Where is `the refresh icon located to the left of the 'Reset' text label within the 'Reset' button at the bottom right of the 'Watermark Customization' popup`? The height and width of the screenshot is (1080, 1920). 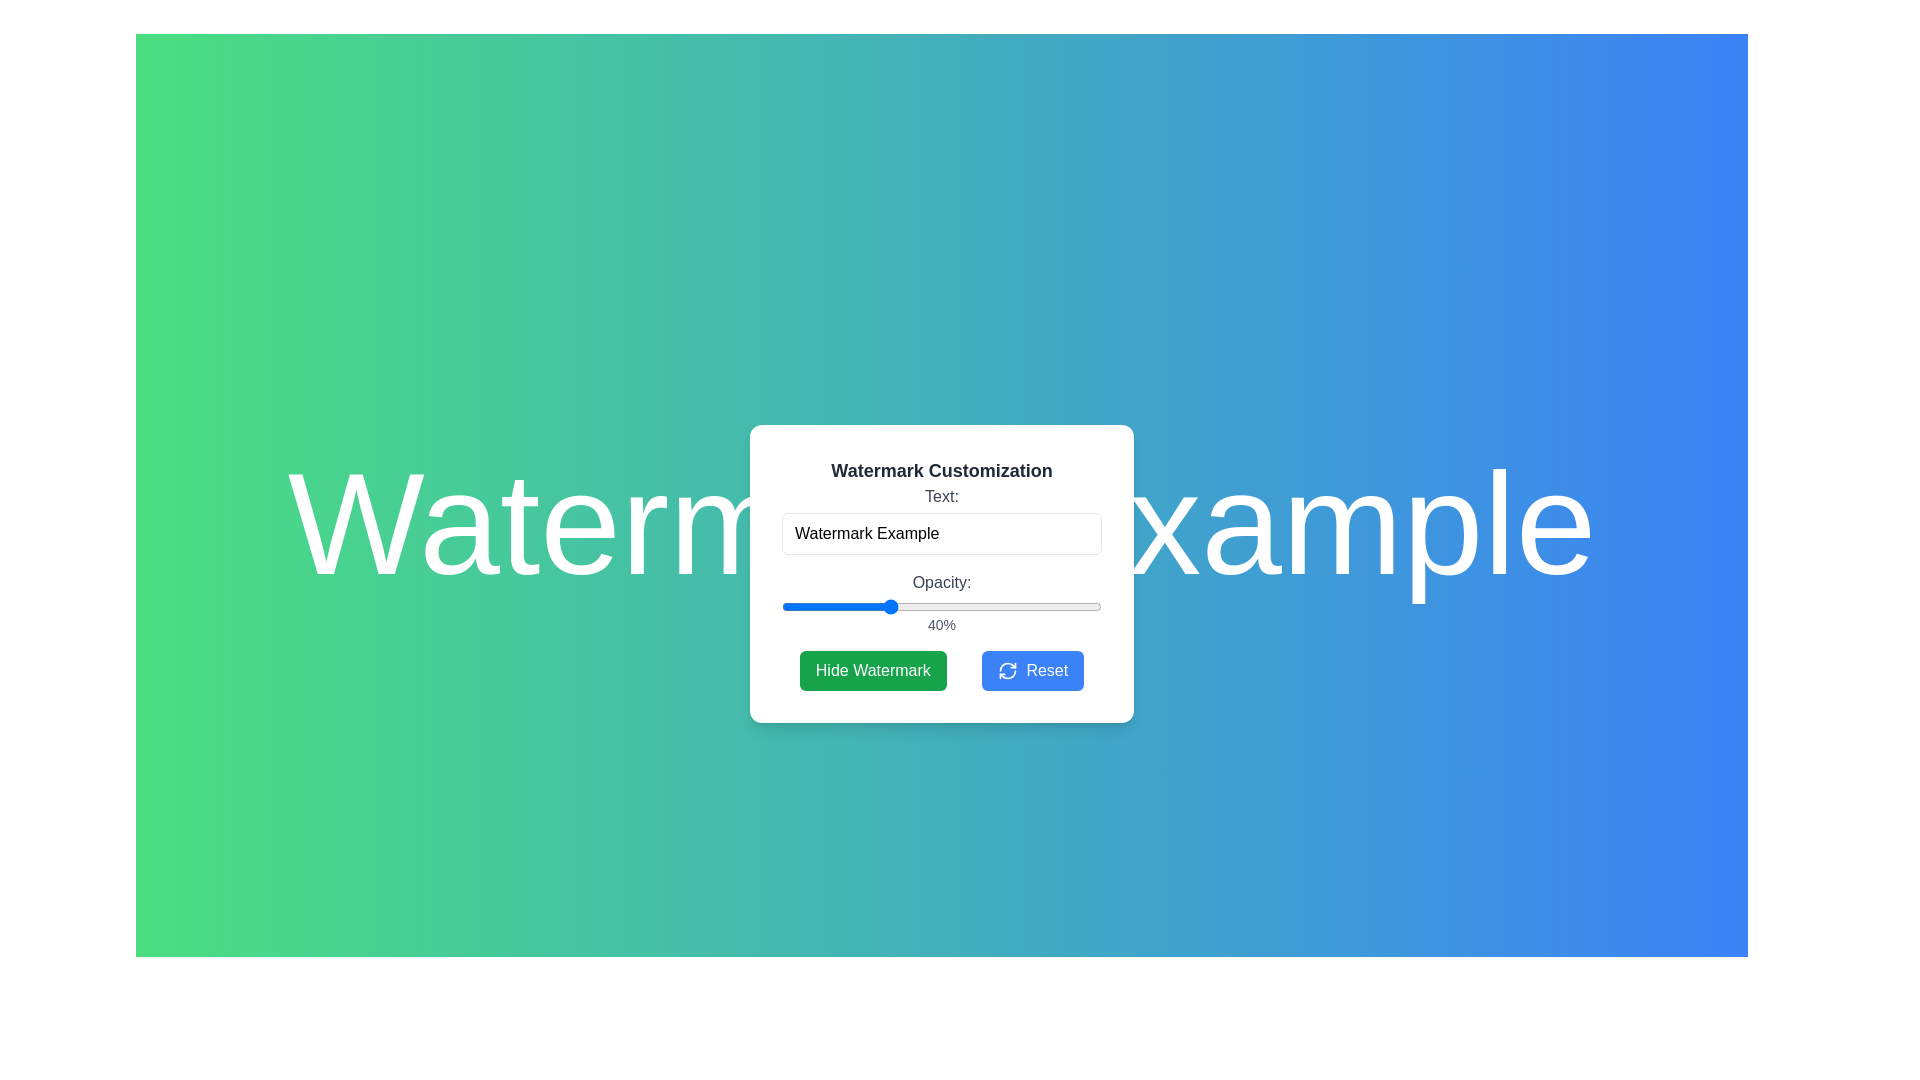
the refresh icon located to the left of the 'Reset' text label within the 'Reset' button at the bottom right of the 'Watermark Customization' popup is located at coordinates (1008, 671).